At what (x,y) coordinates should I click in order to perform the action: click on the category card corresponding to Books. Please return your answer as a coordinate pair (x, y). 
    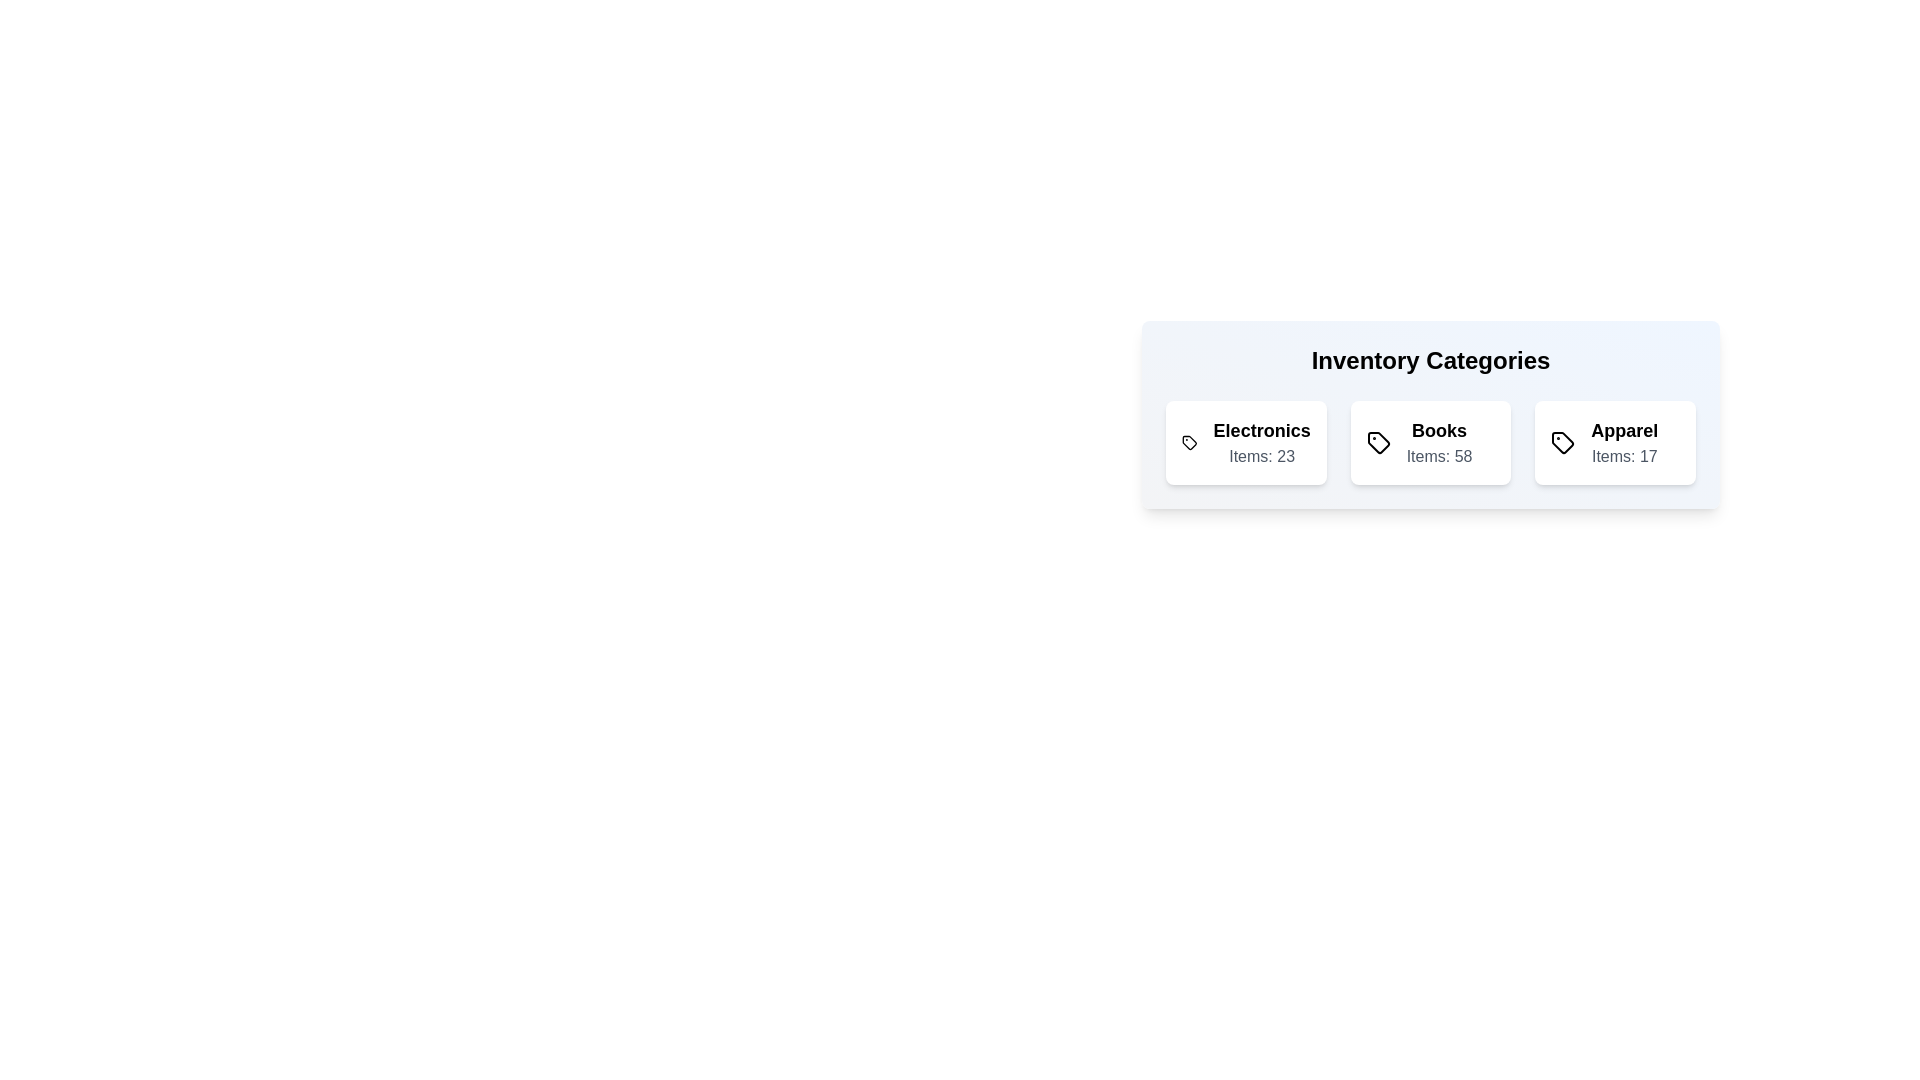
    Looking at the image, I should click on (1429, 442).